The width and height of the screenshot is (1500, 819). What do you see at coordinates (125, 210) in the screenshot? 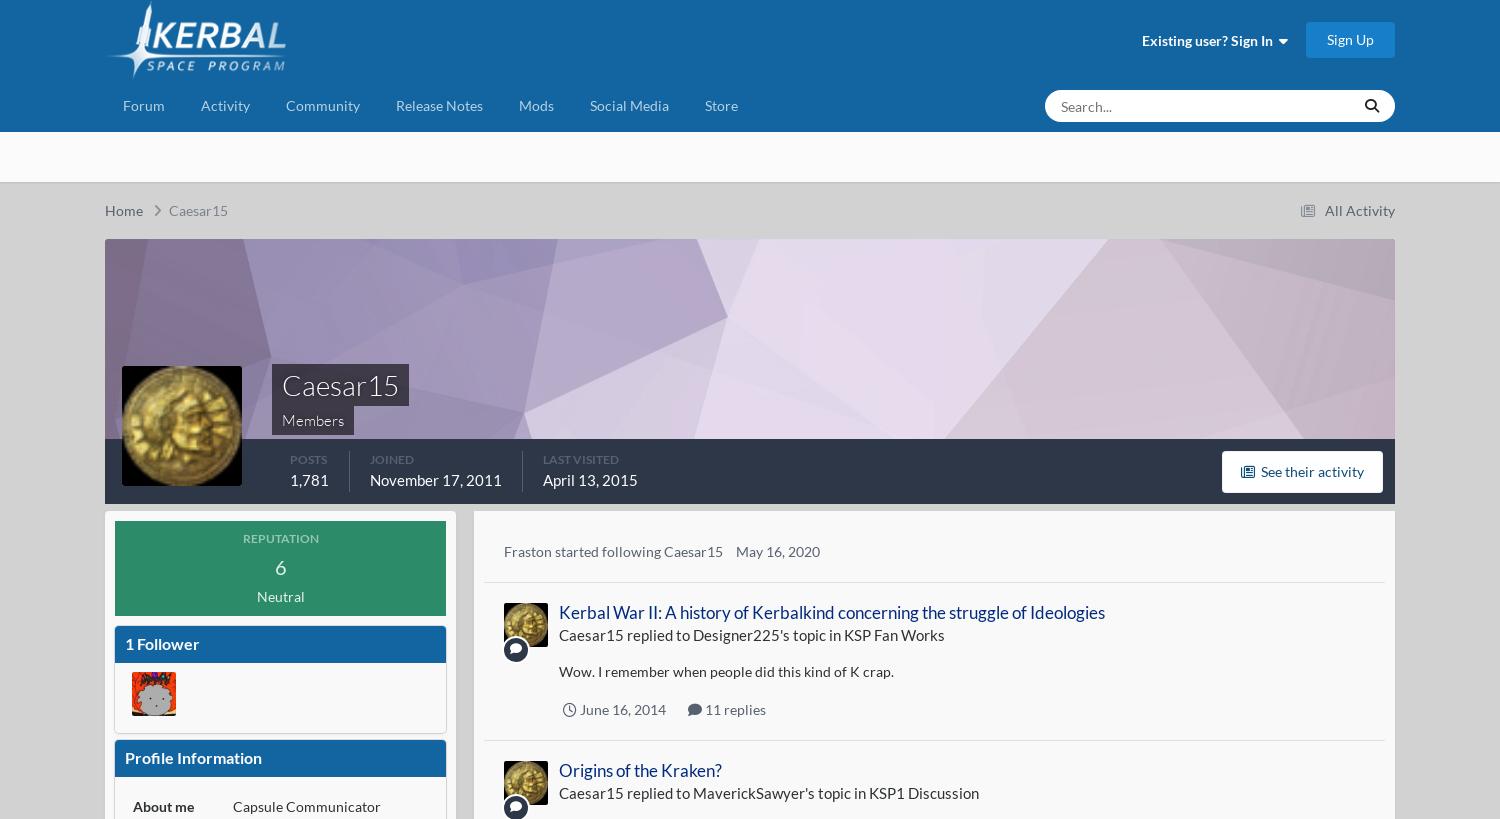
I see `'Home'` at bounding box center [125, 210].